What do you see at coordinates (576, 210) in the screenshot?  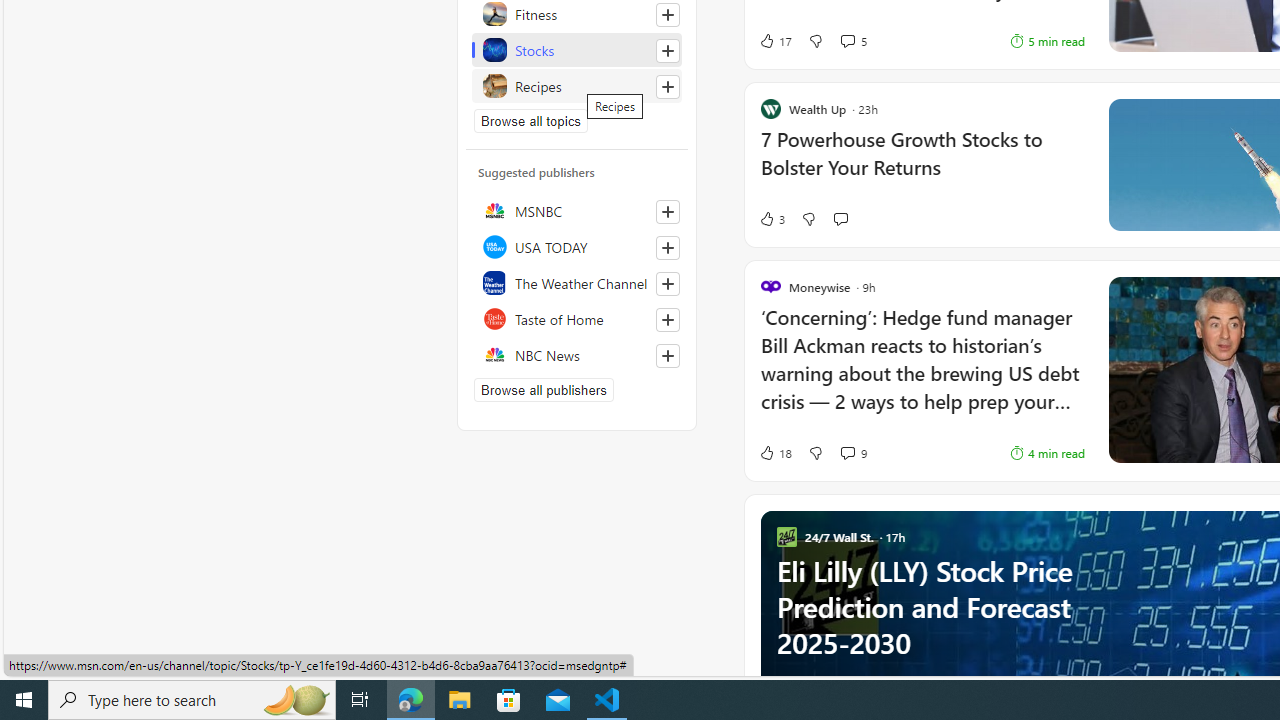 I see `'MSNBC'` at bounding box center [576, 210].